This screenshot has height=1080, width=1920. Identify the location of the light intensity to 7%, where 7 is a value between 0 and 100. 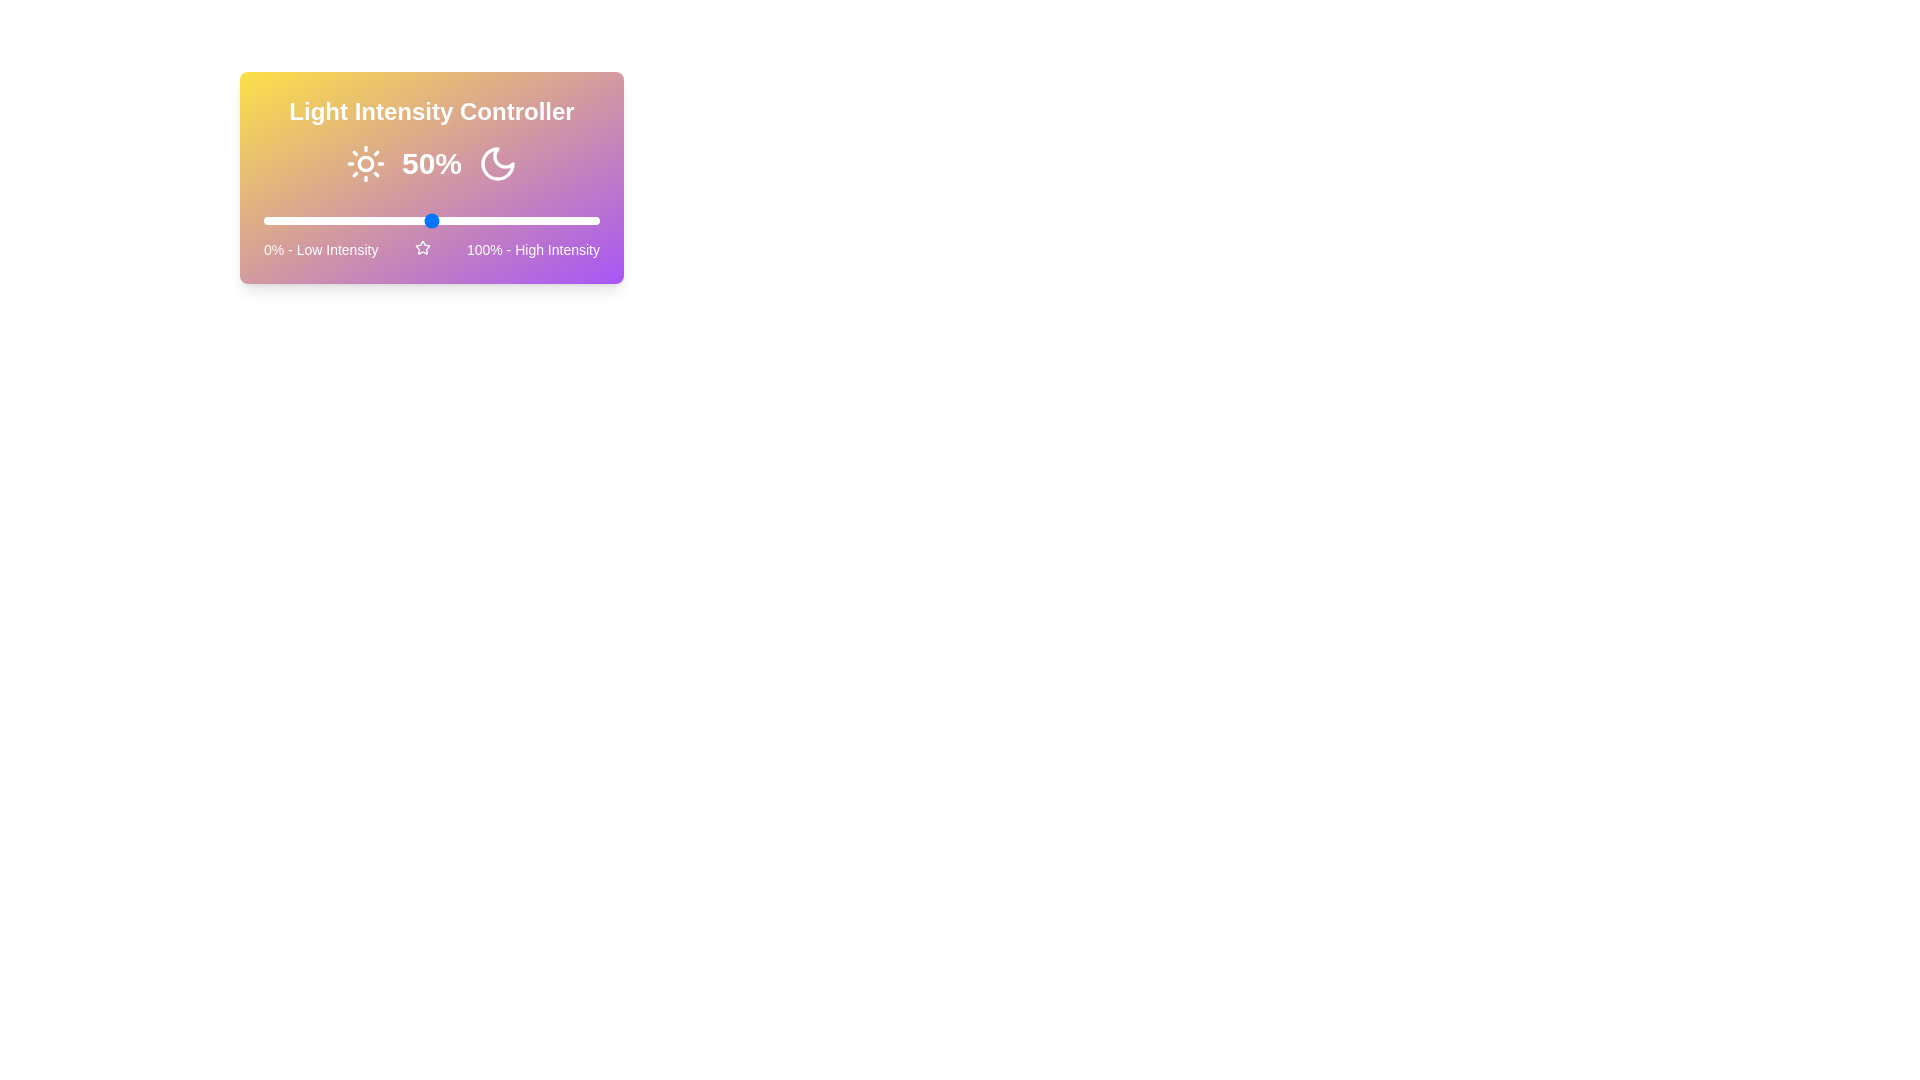
(286, 220).